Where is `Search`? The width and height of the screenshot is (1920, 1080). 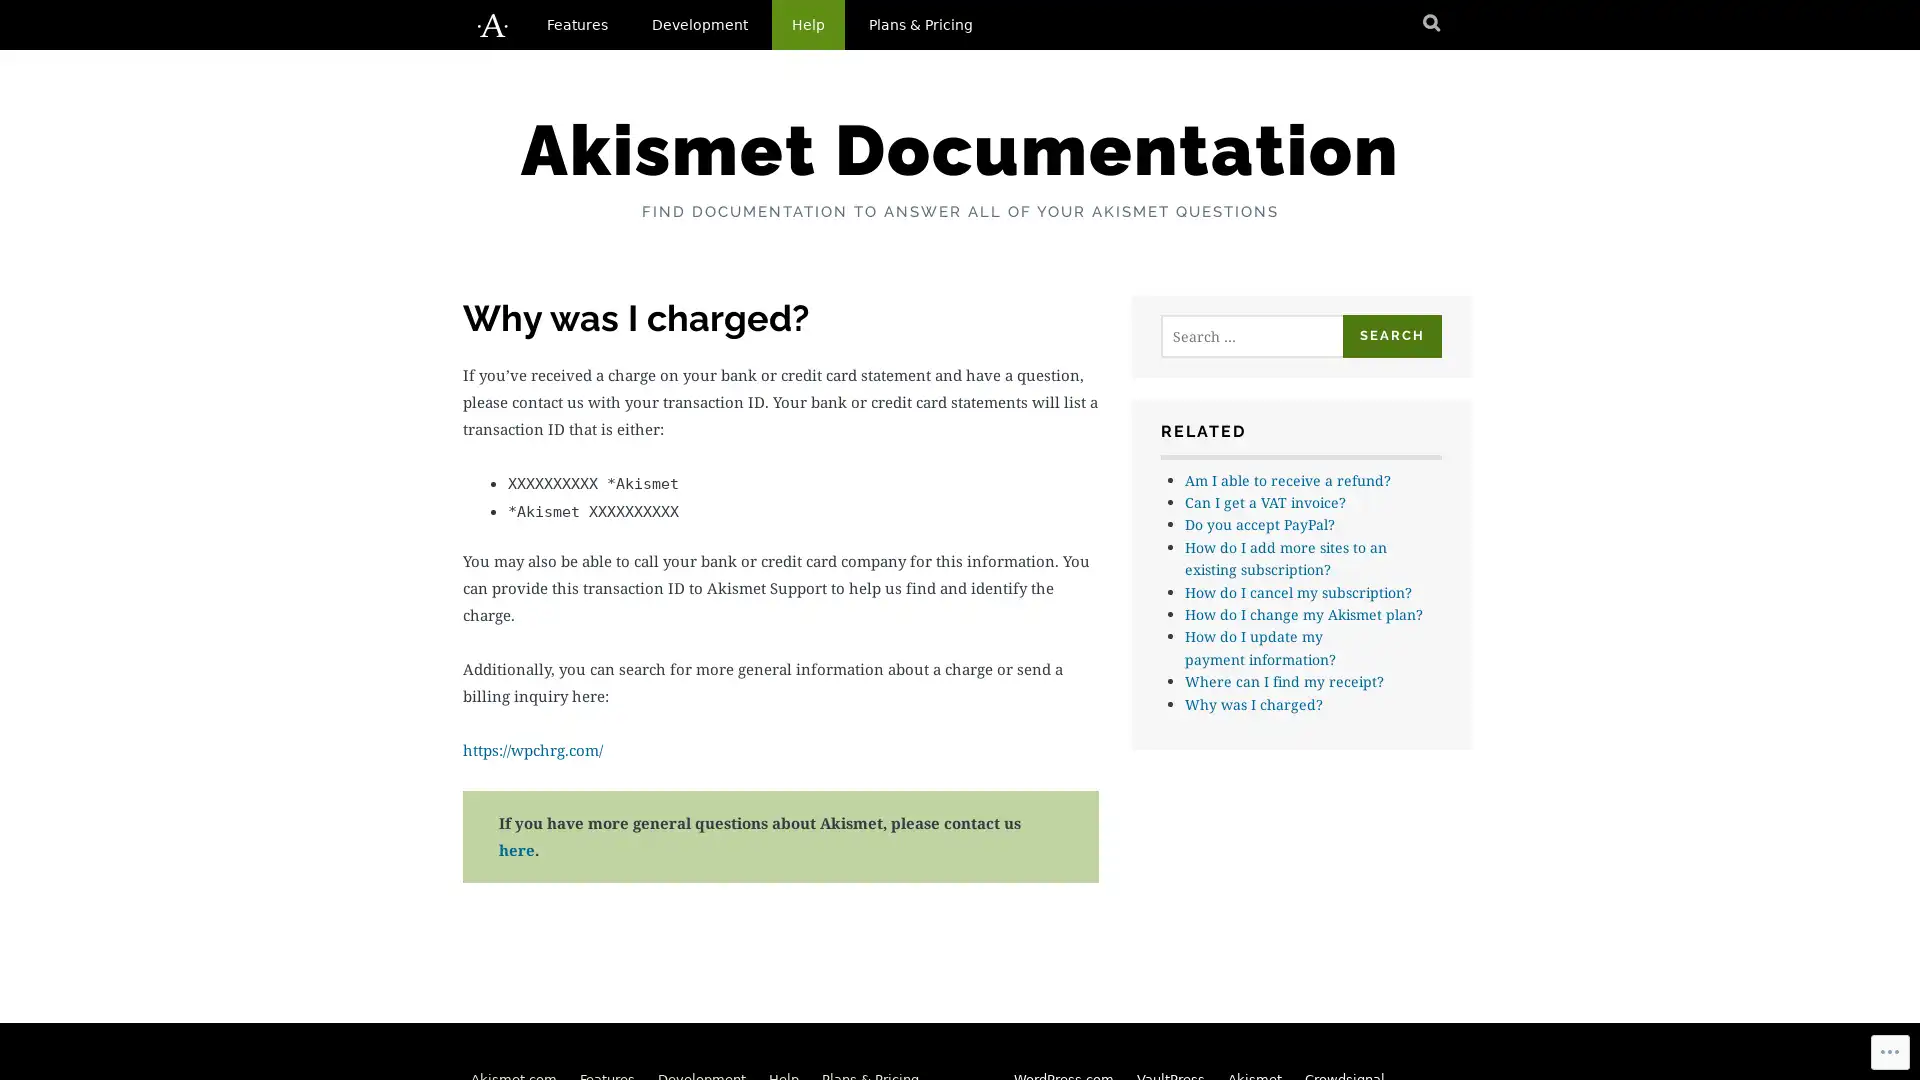 Search is located at coordinates (1391, 335).